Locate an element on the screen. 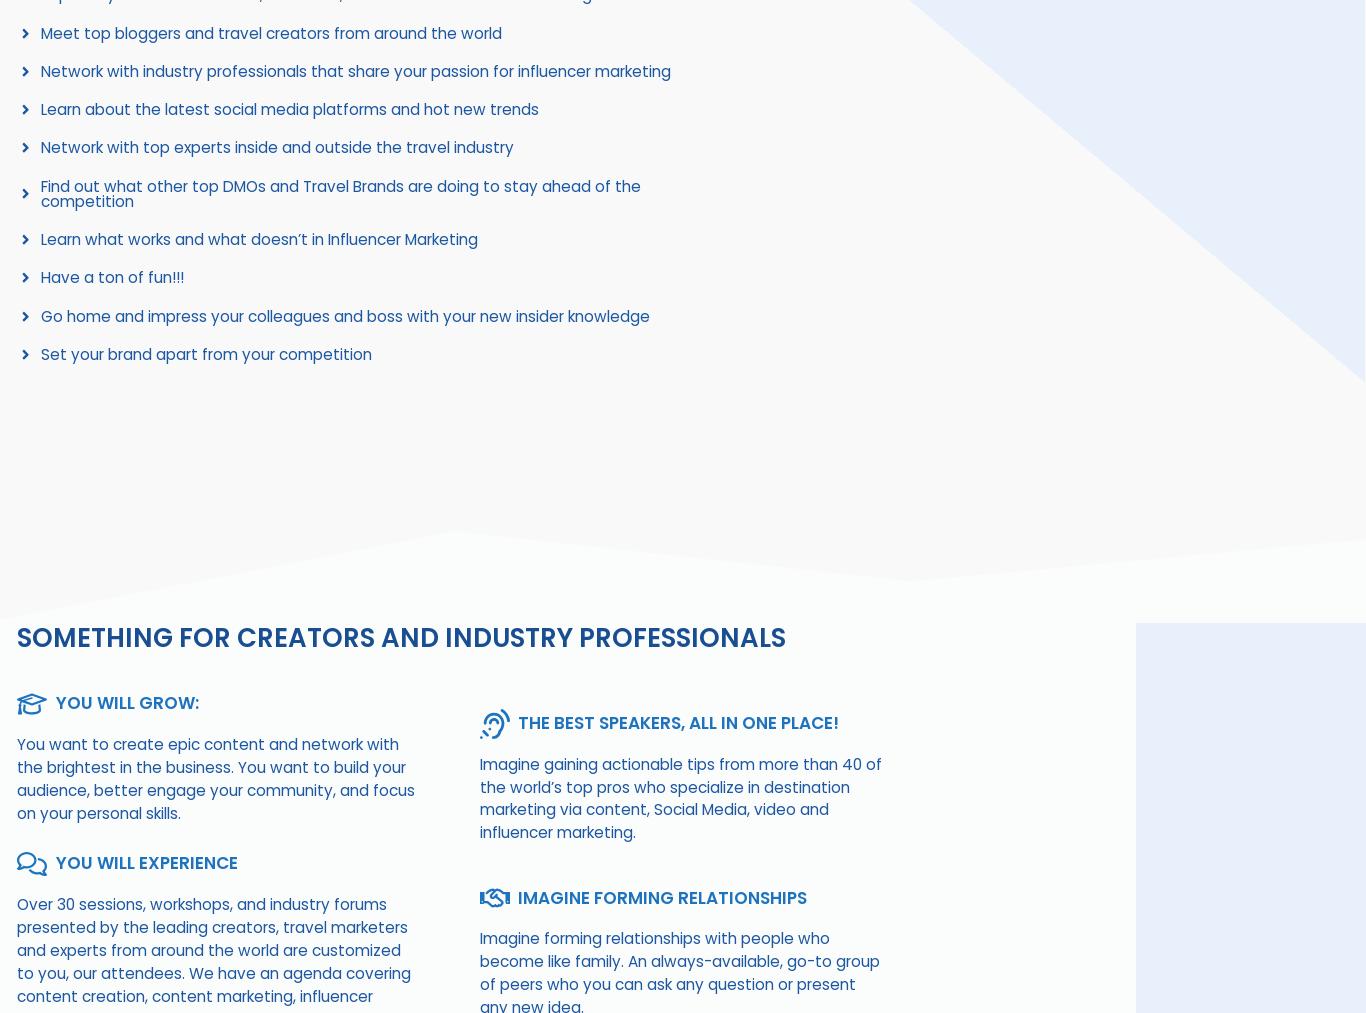 Image resolution: width=1366 pixels, height=1013 pixels. 'Network with top experts inside and outside the travel industry' is located at coordinates (276, 147).